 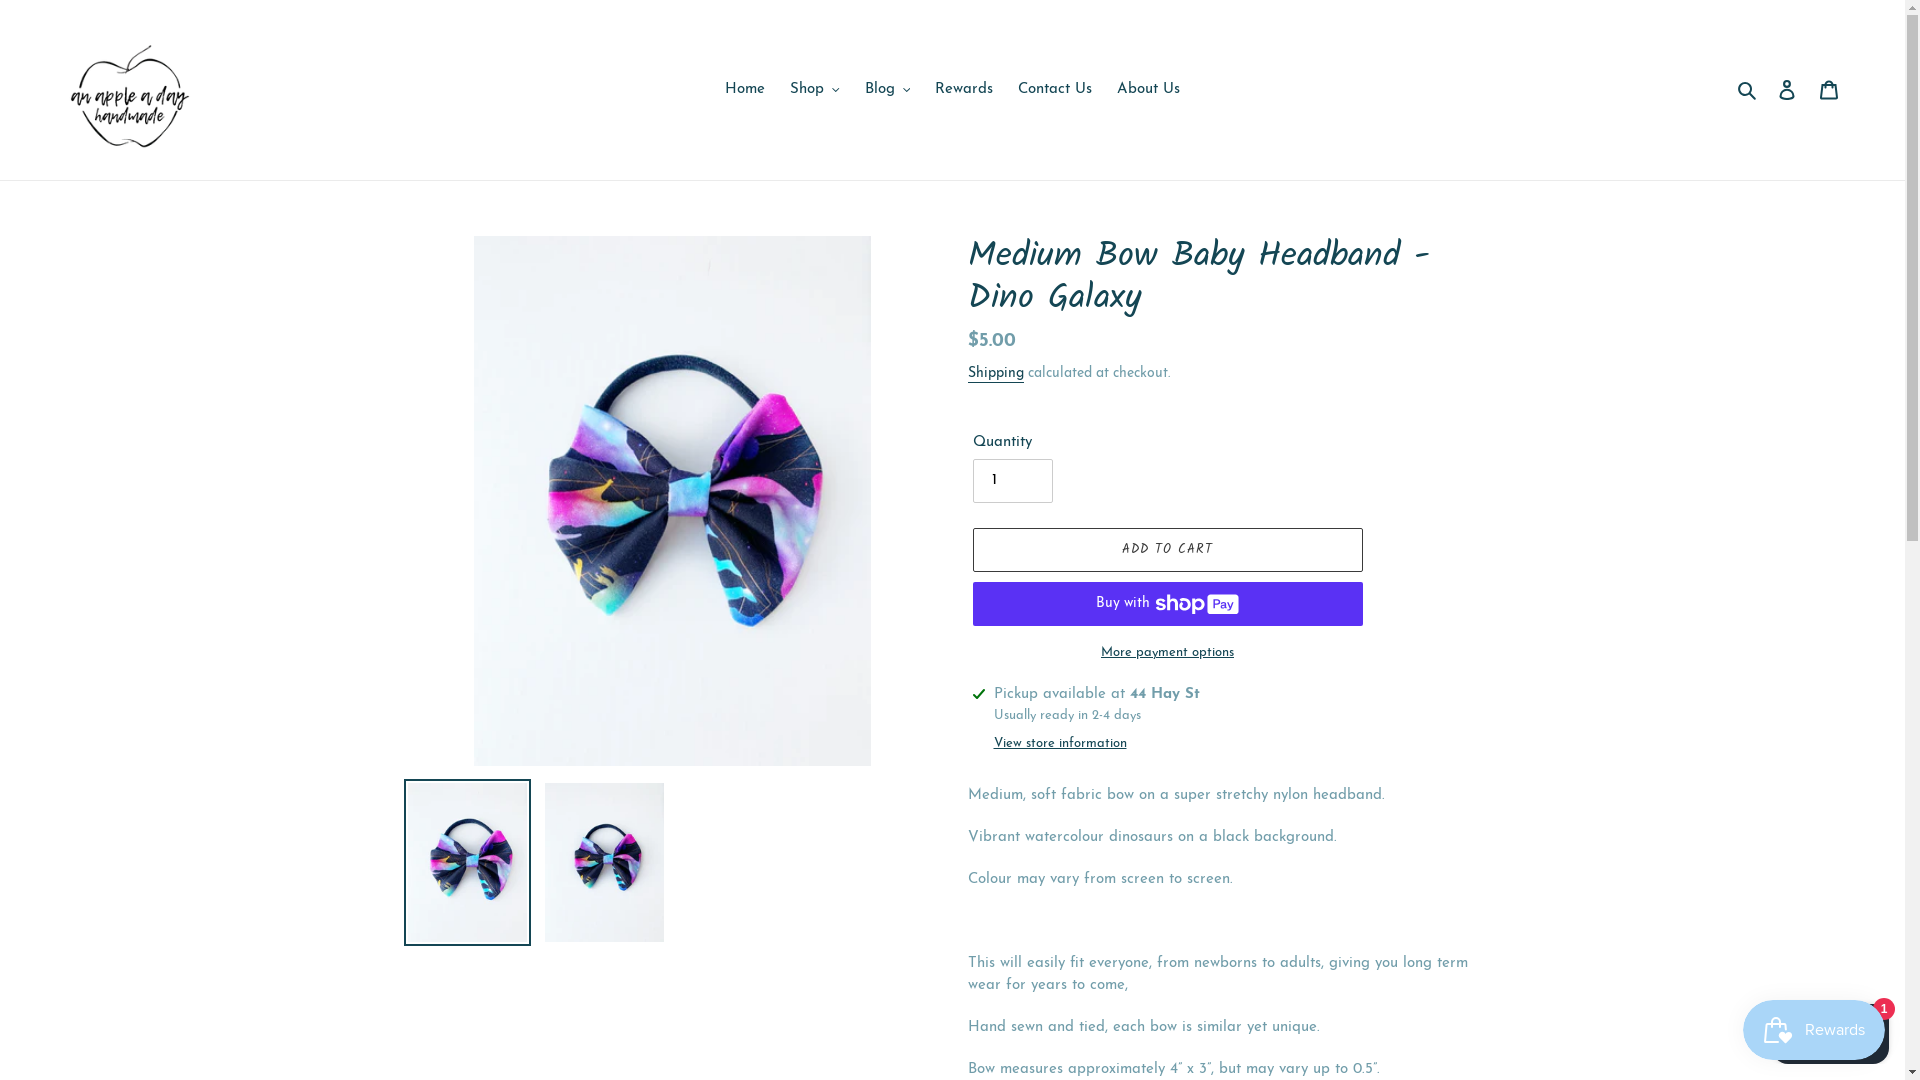 I want to click on 'View store information', so click(x=1059, y=744).